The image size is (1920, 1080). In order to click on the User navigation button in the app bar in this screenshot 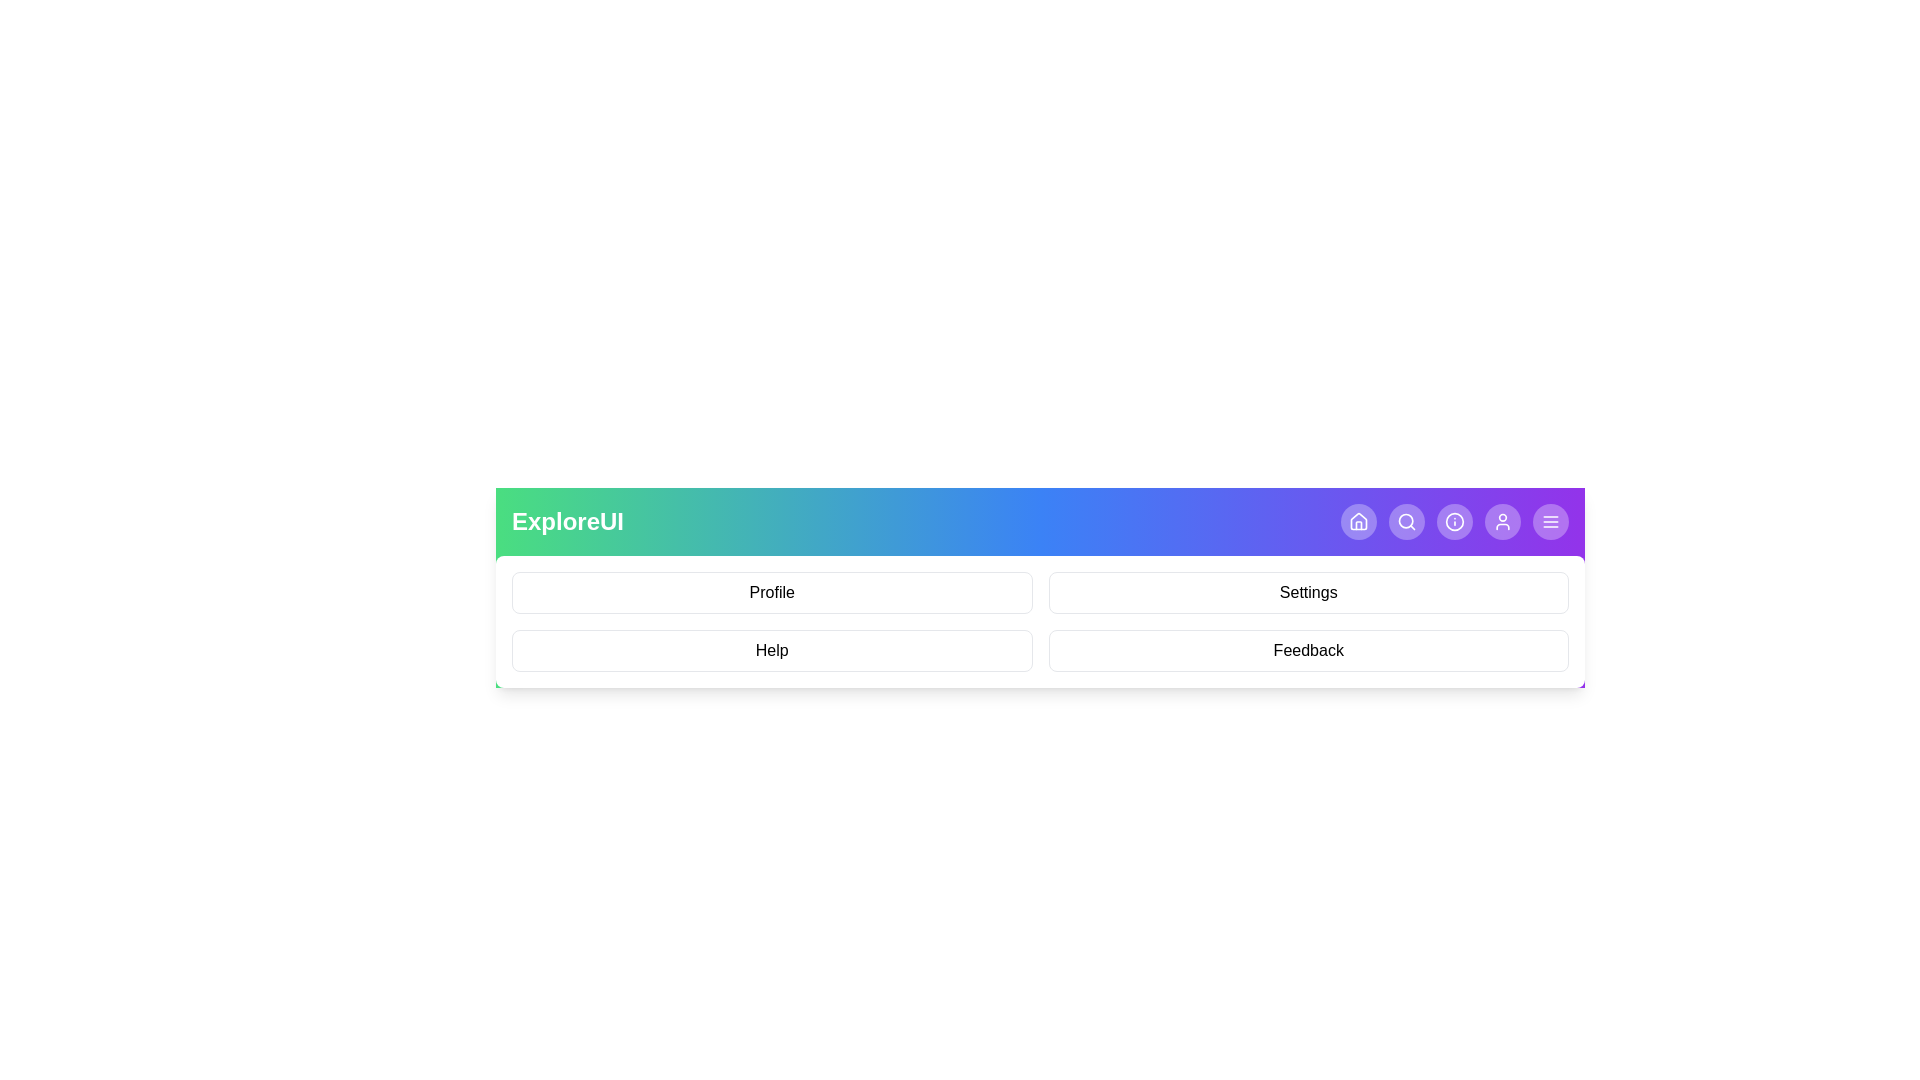, I will do `click(1502, 520)`.